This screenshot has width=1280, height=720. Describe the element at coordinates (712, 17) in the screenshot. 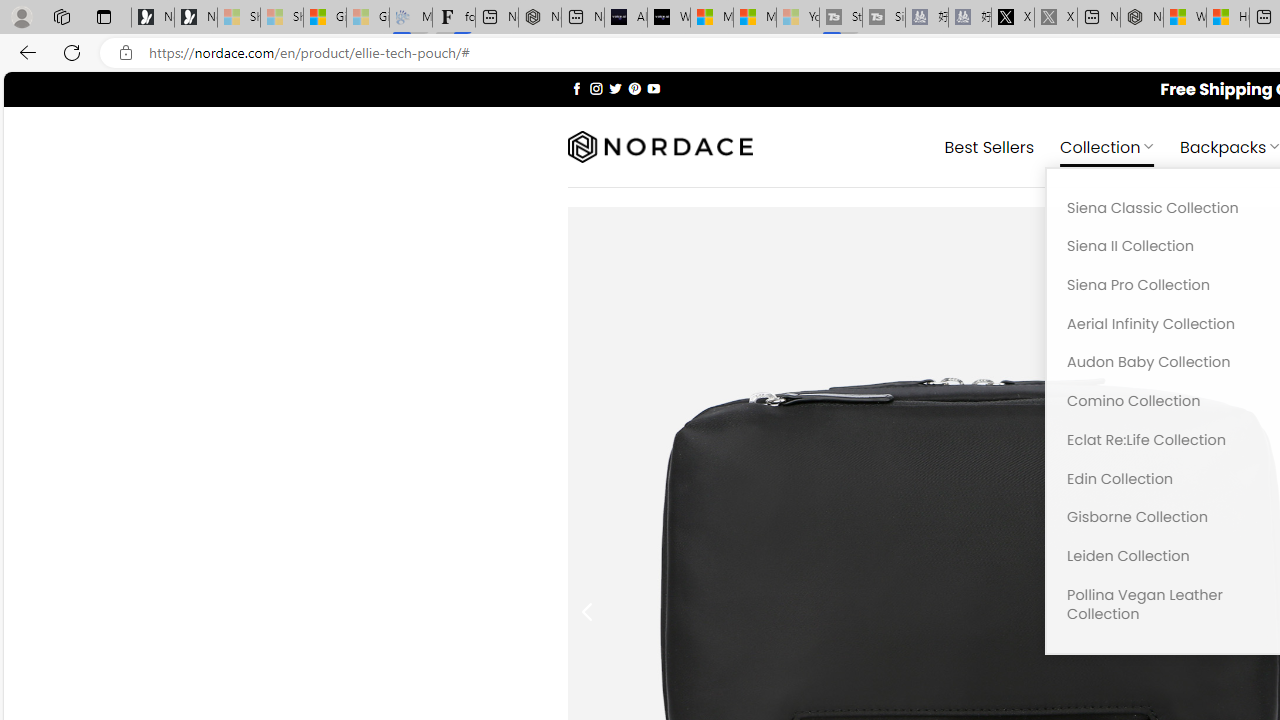

I see `'Microsoft Start Sports'` at that location.